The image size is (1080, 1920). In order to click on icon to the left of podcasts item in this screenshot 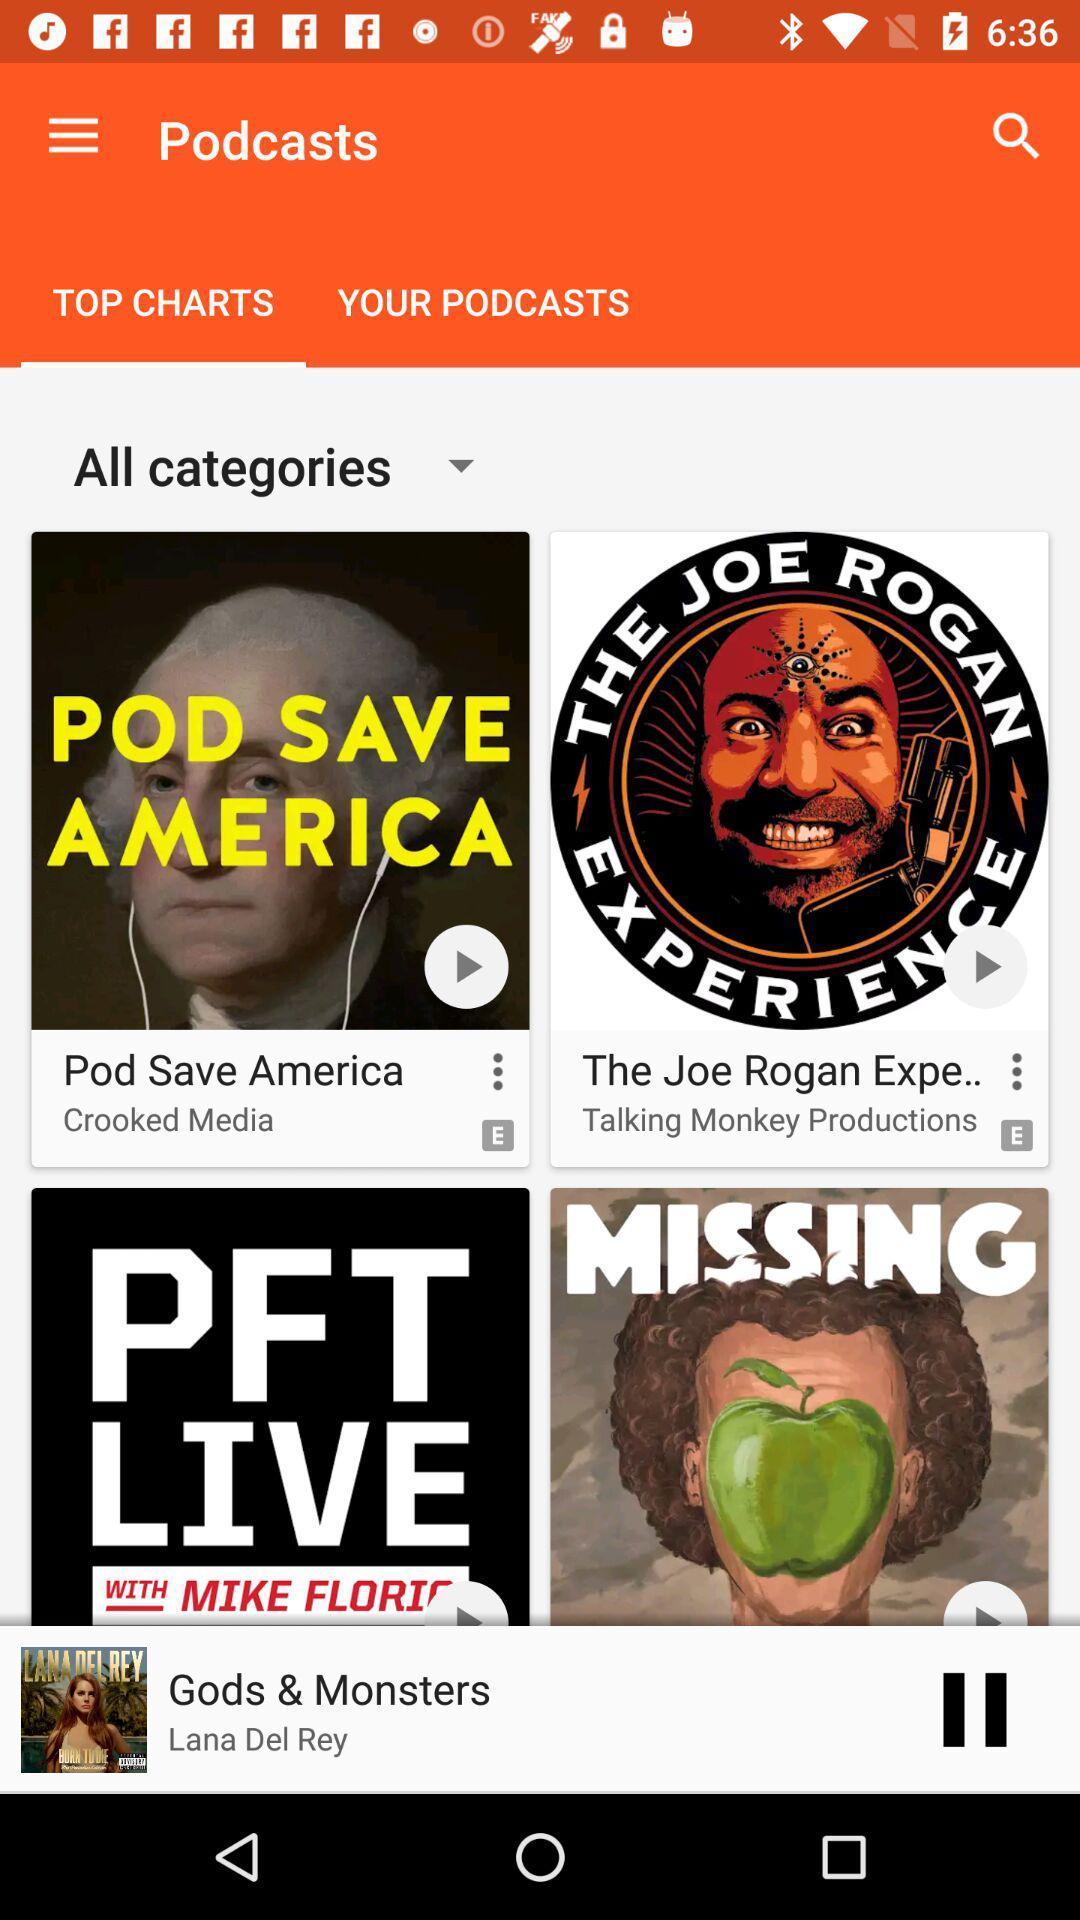, I will do `click(72, 135)`.